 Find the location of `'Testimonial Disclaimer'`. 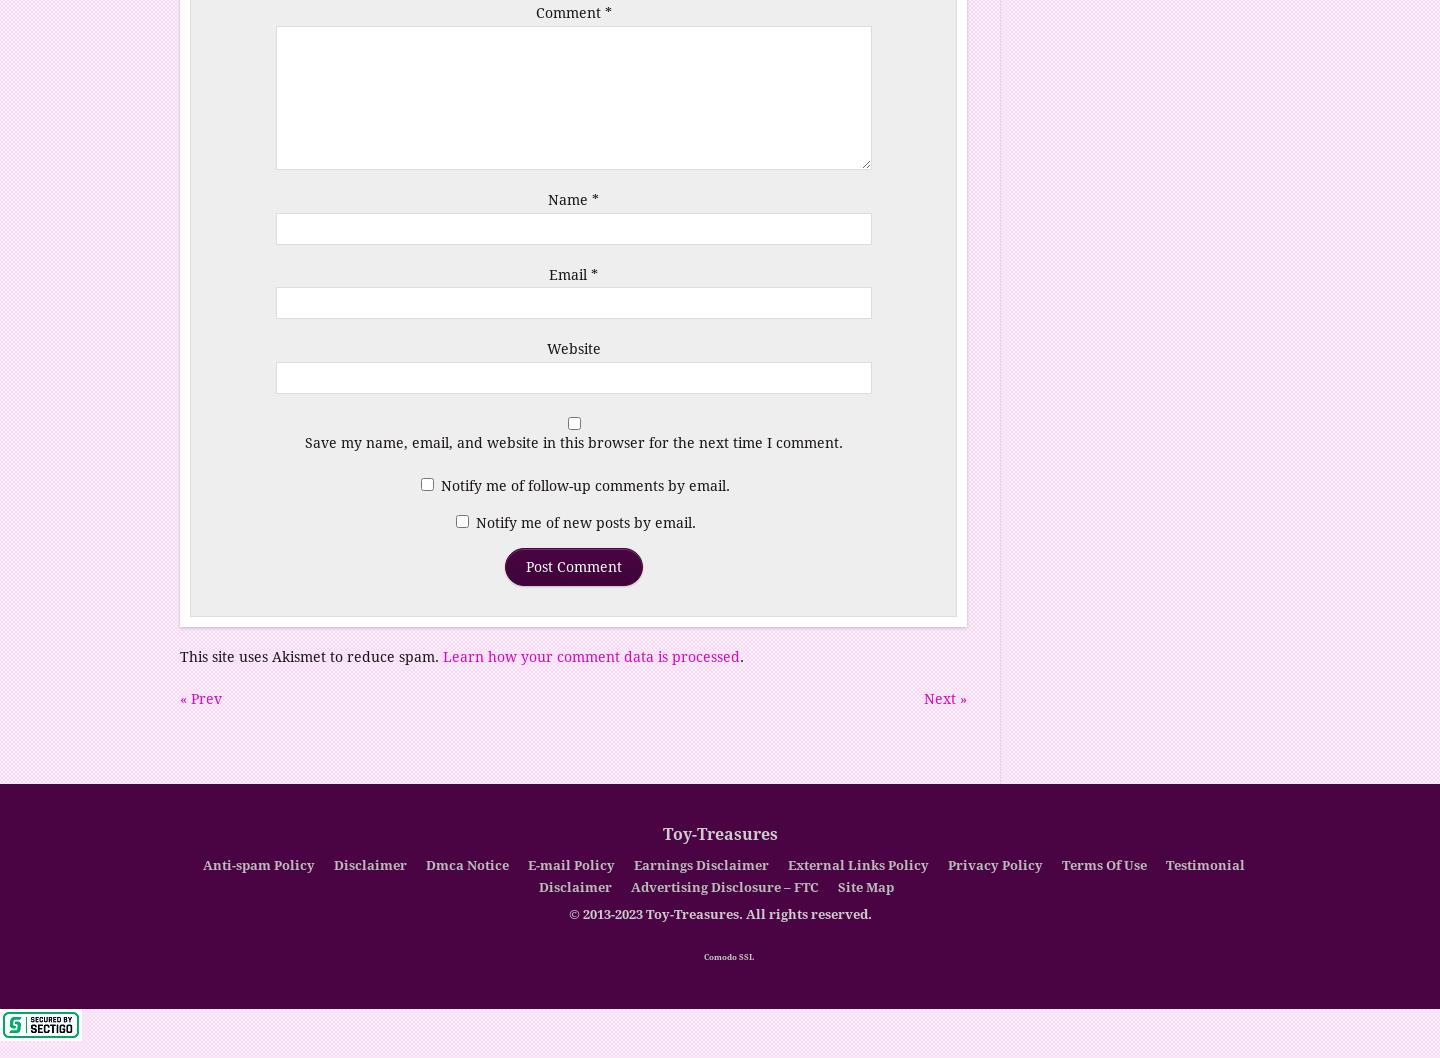

'Testimonial Disclaimer' is located at coordinates (890, 875).